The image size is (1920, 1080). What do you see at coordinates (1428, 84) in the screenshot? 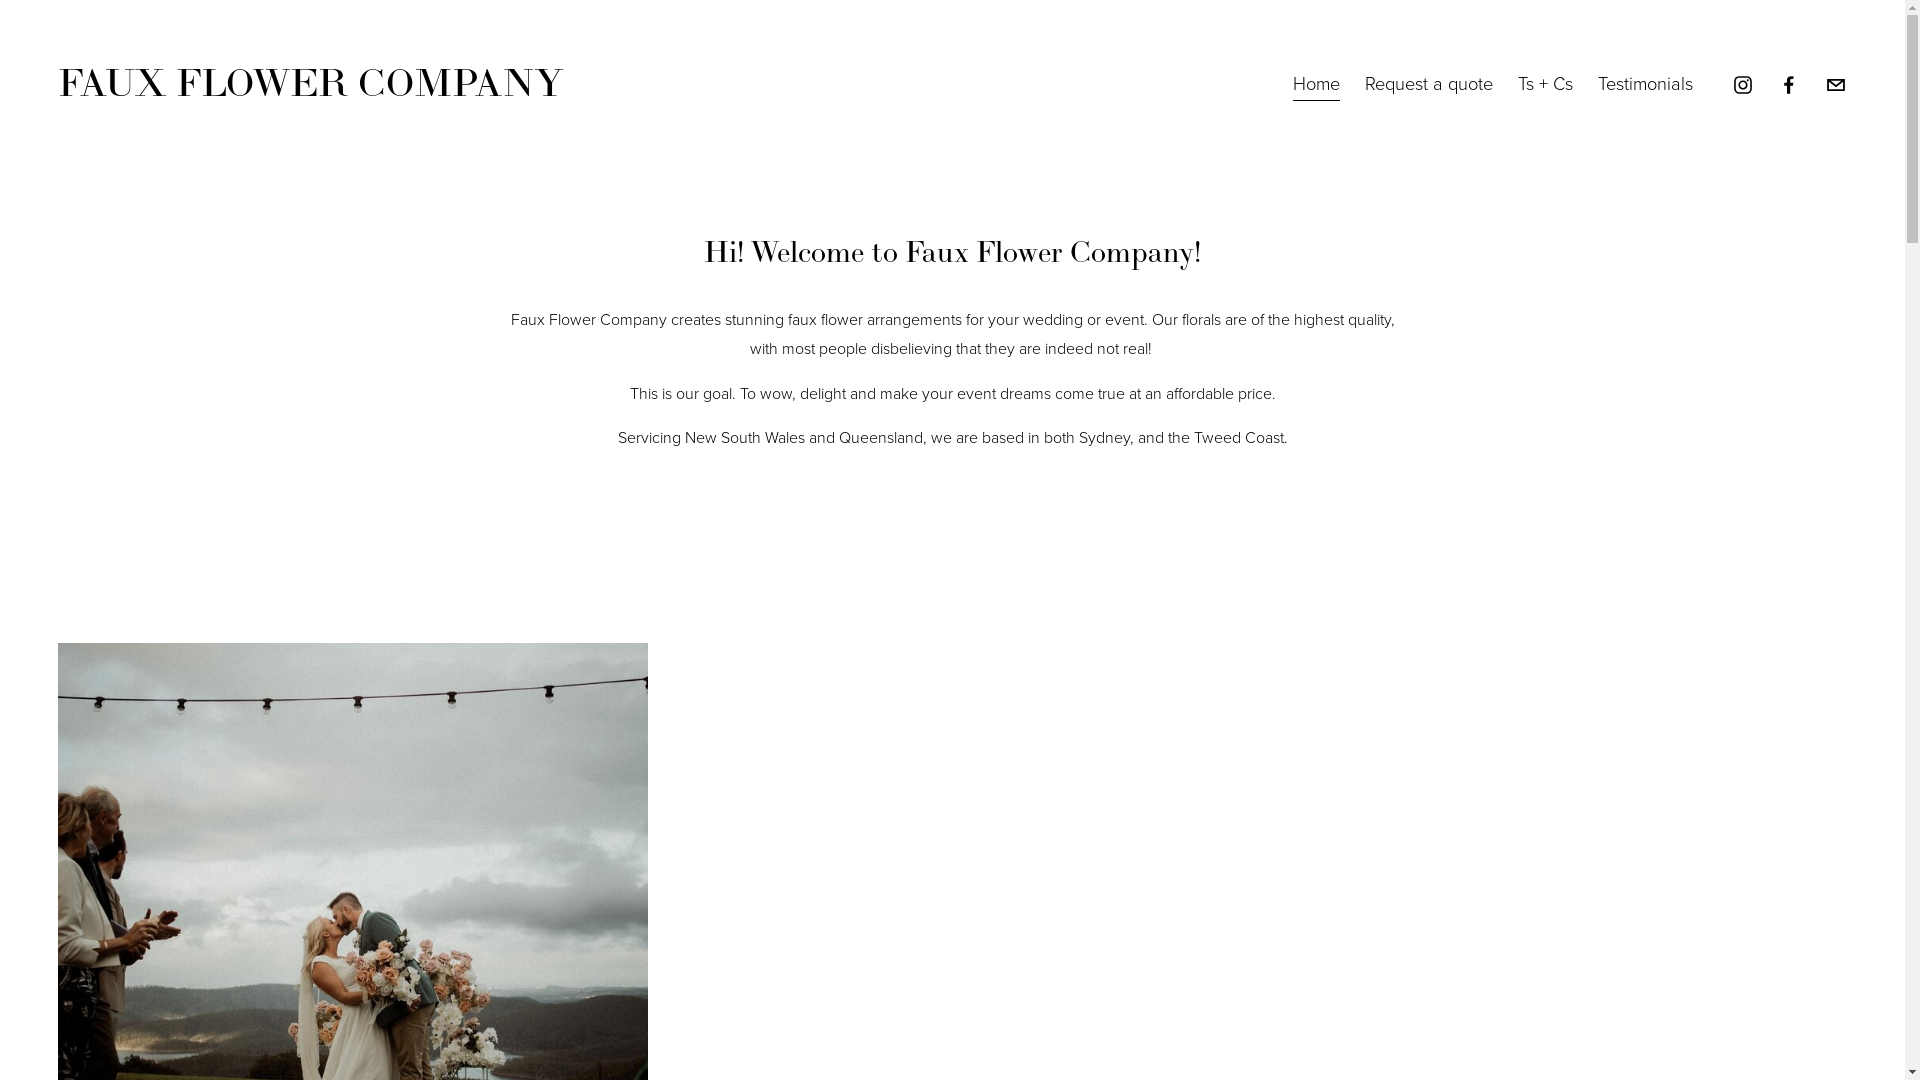
I see `'Request a quote'` at bounding box center [1428, 84].